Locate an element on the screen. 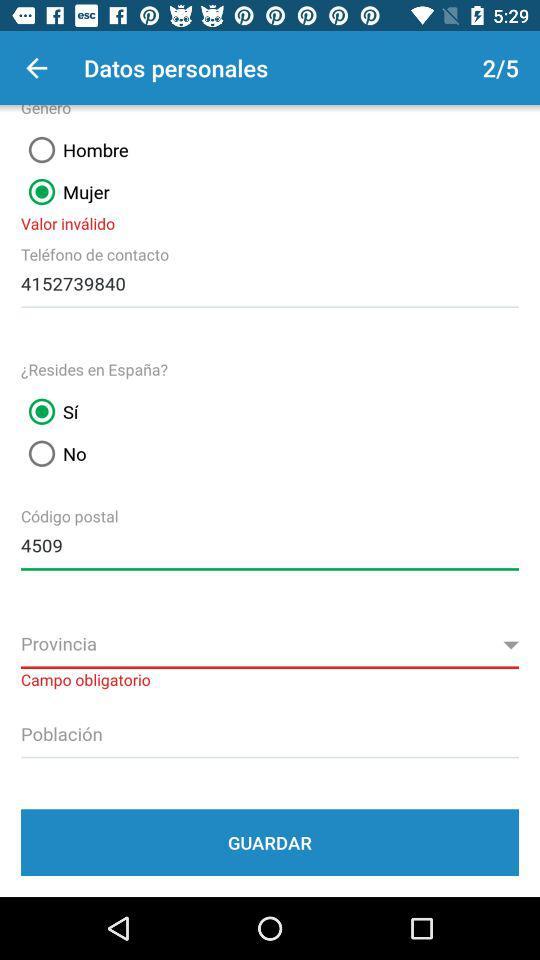 Image resolution: width=540 pixels, height=960 pixels. si is located at coordinates (49, 411).